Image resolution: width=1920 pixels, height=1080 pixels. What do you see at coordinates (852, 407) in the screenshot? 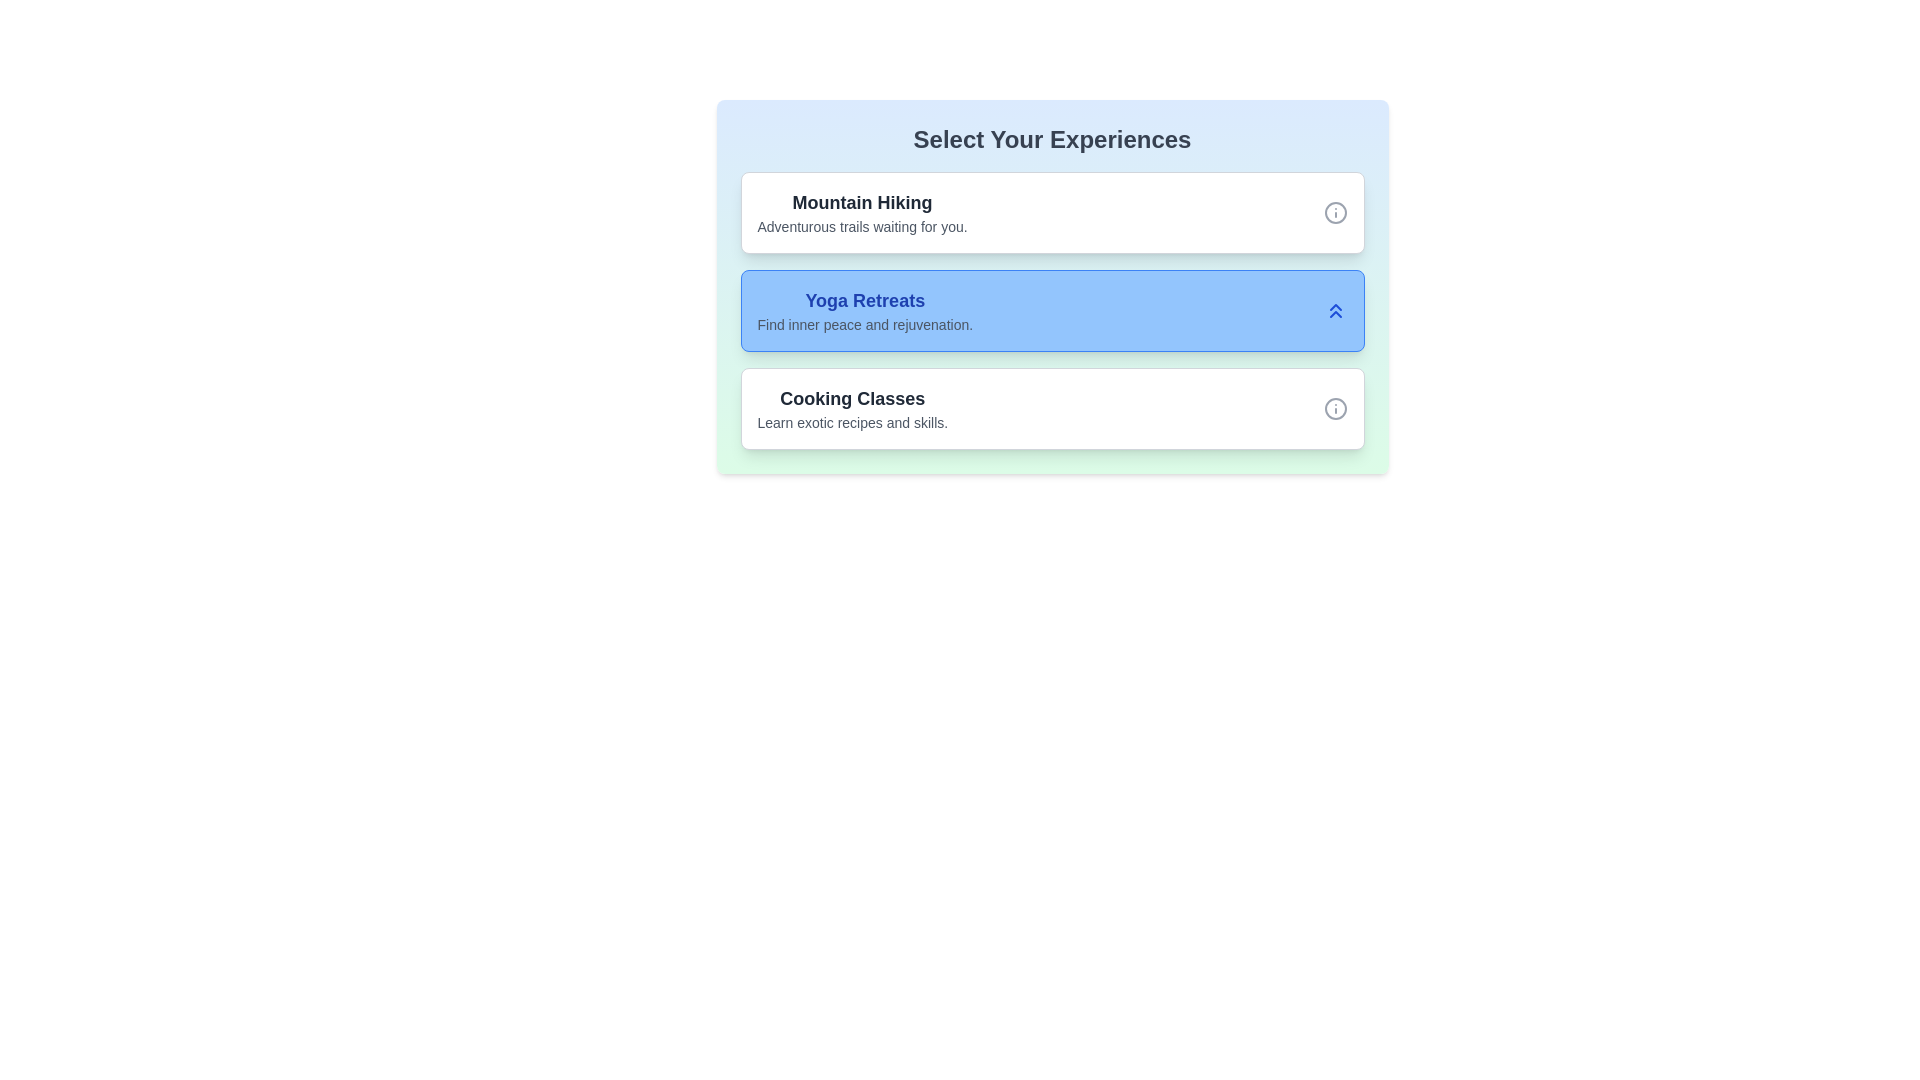
I see `the item Cooking Classes` at bounding box center [852, 407].